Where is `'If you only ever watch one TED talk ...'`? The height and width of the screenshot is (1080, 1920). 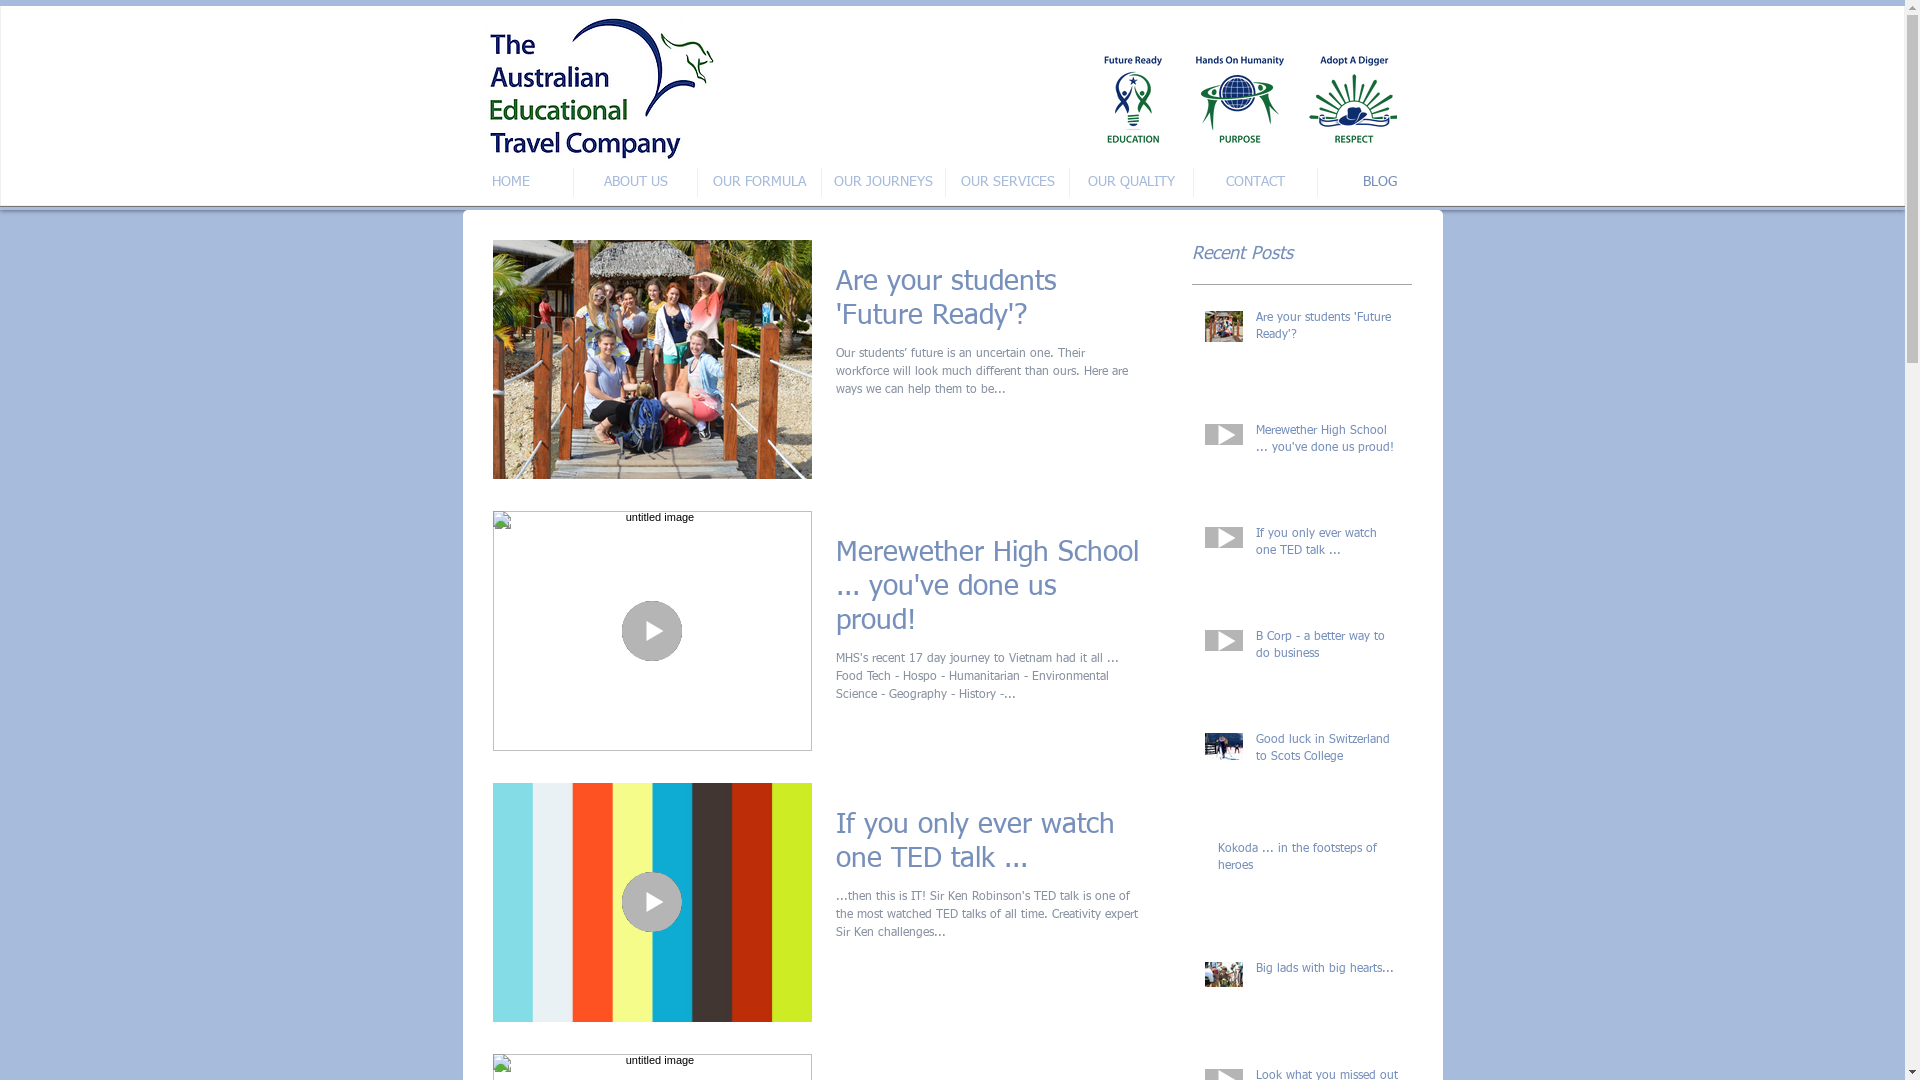 'If you only ever watch one TED talk ...' is located at coordinates (835, 846).